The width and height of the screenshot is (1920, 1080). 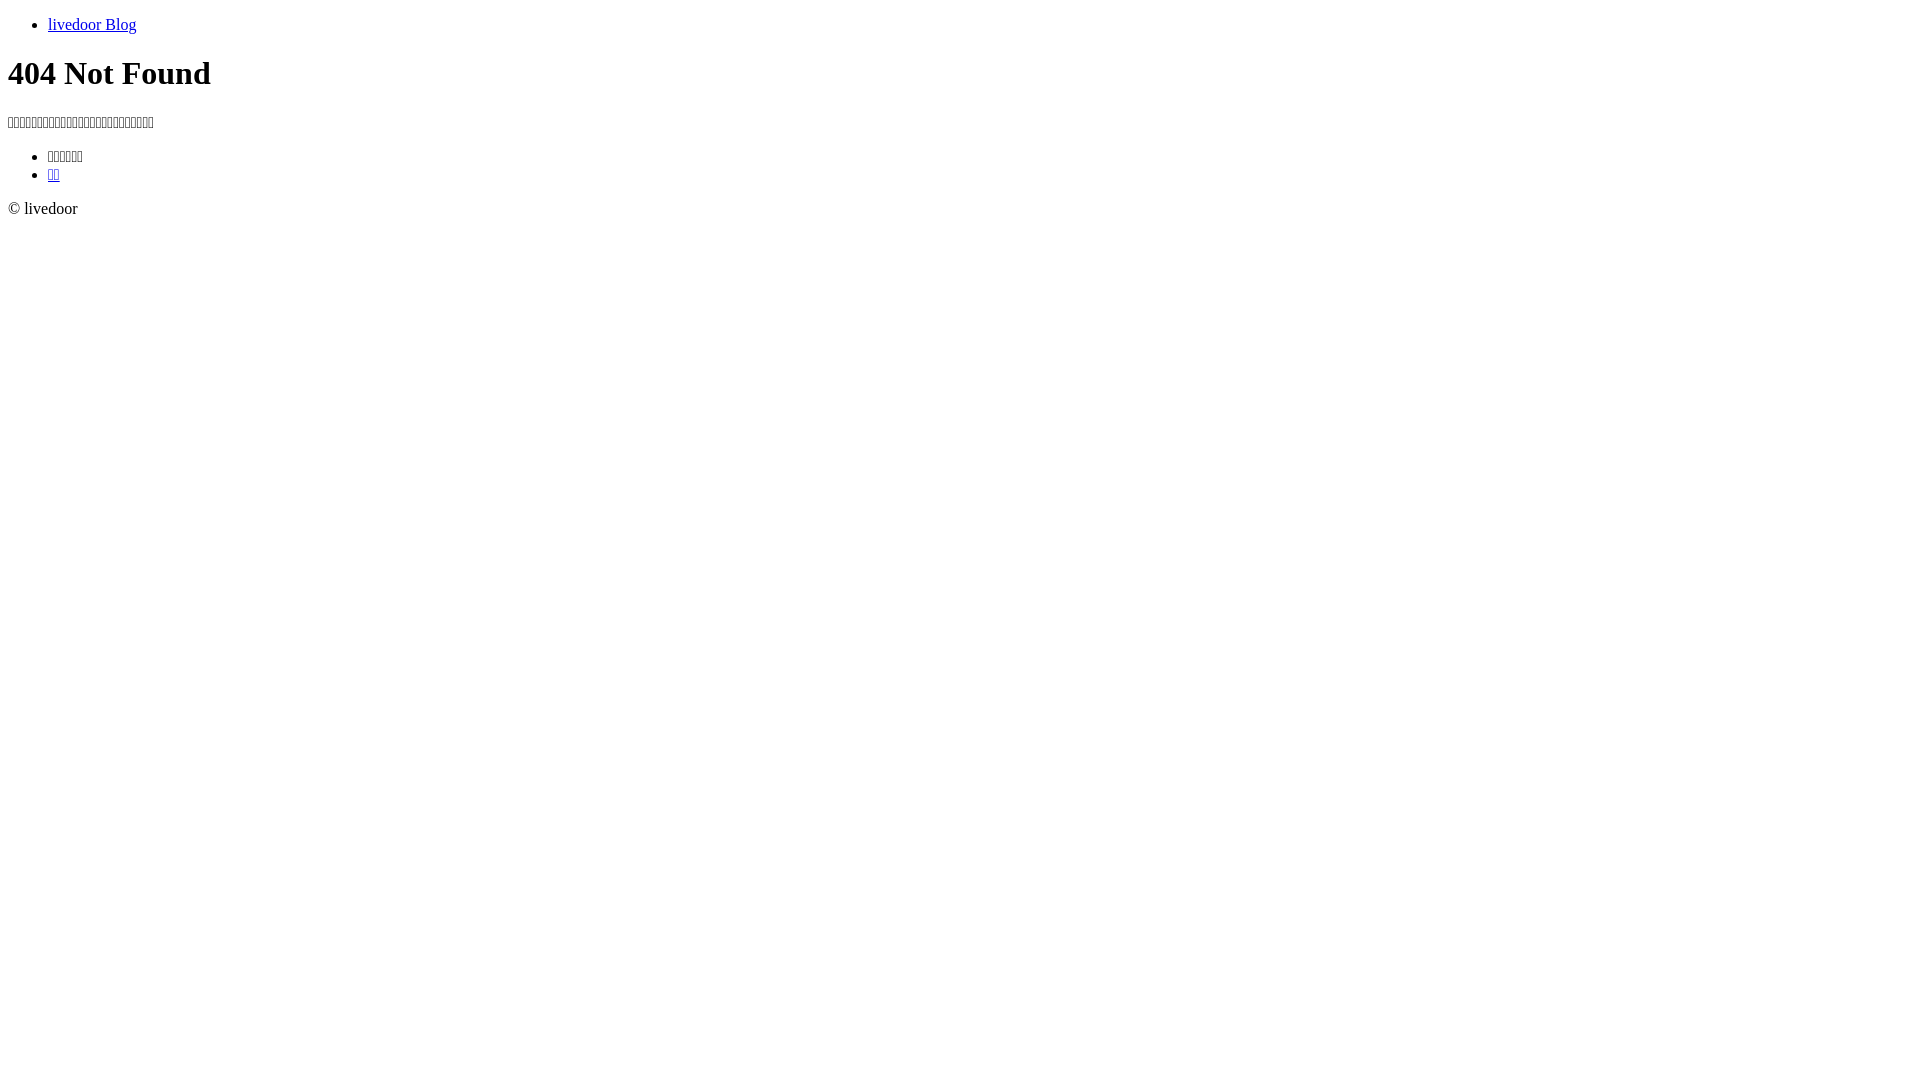 I want to click on 'livedoor Blog', so click(x=90, y=24).